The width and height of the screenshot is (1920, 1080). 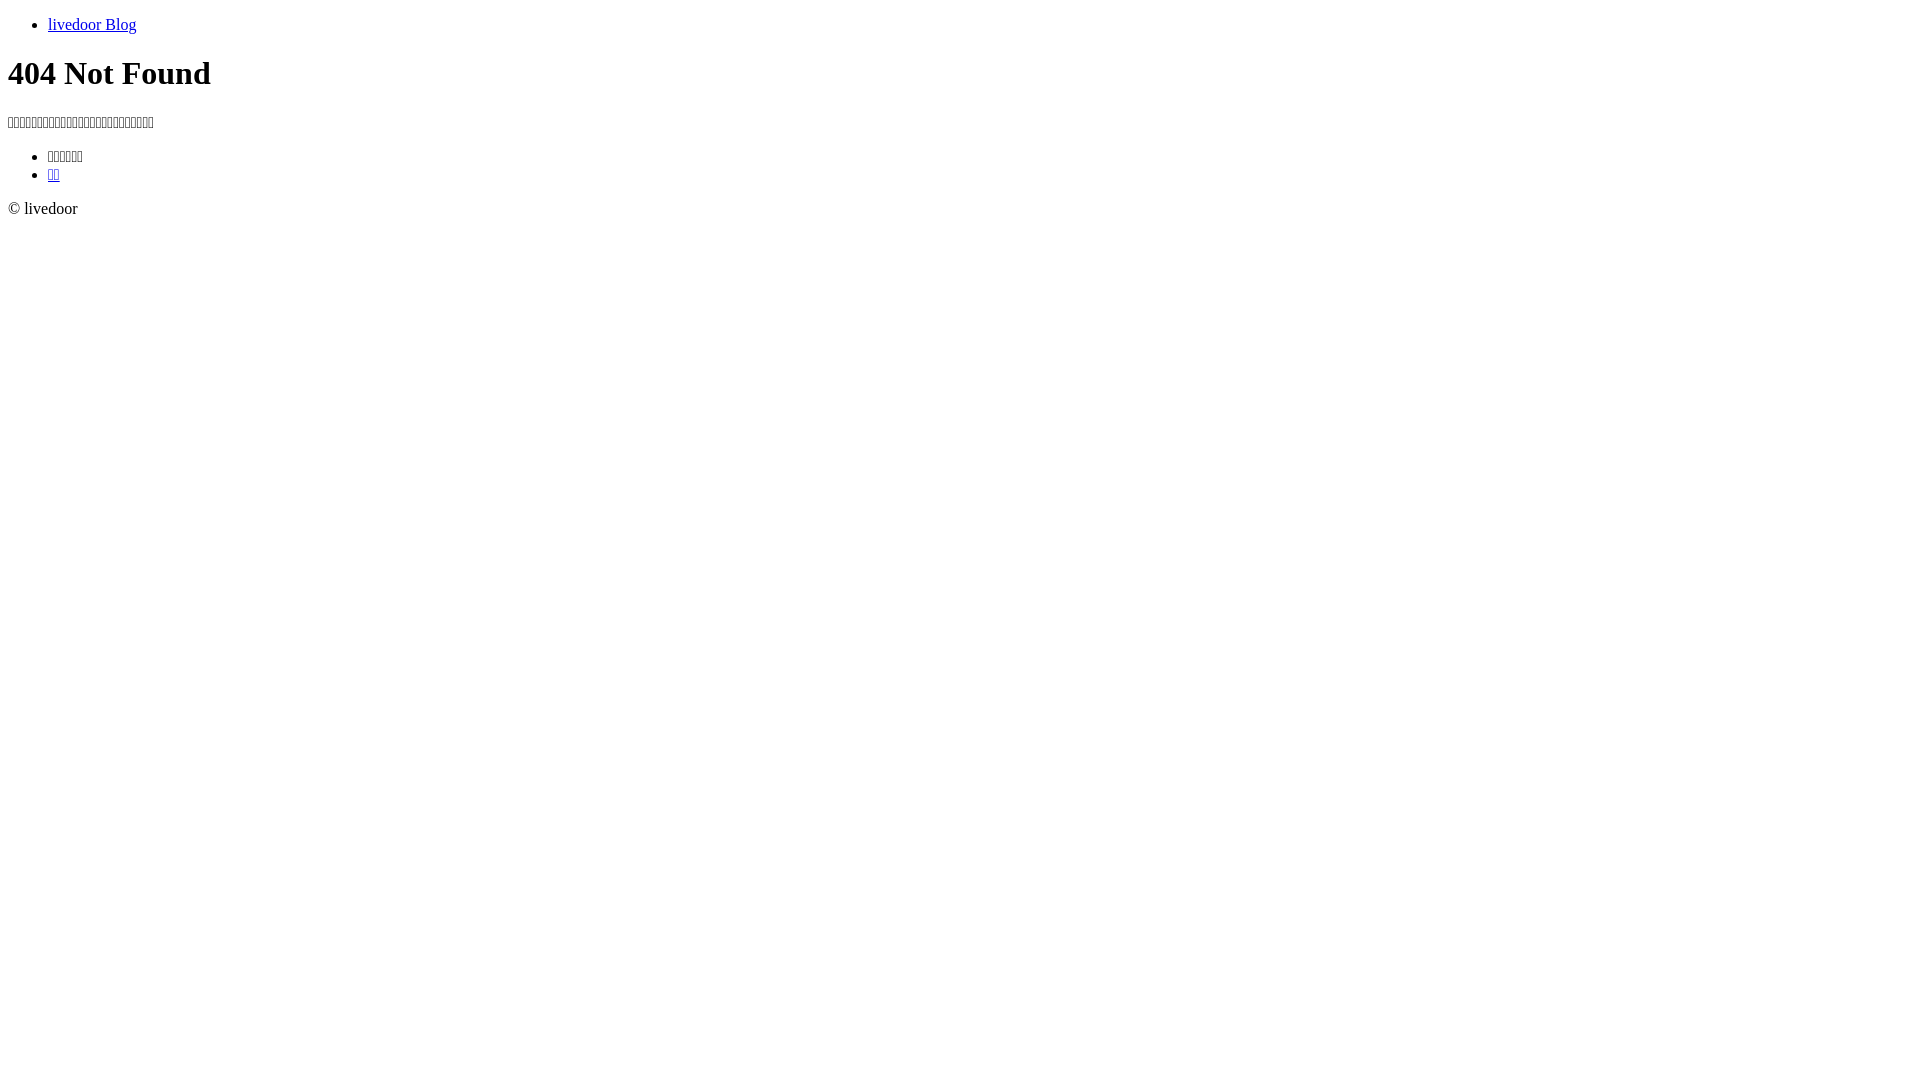 I want to click on 'livedoor Blog', so click(x=90, y=24).